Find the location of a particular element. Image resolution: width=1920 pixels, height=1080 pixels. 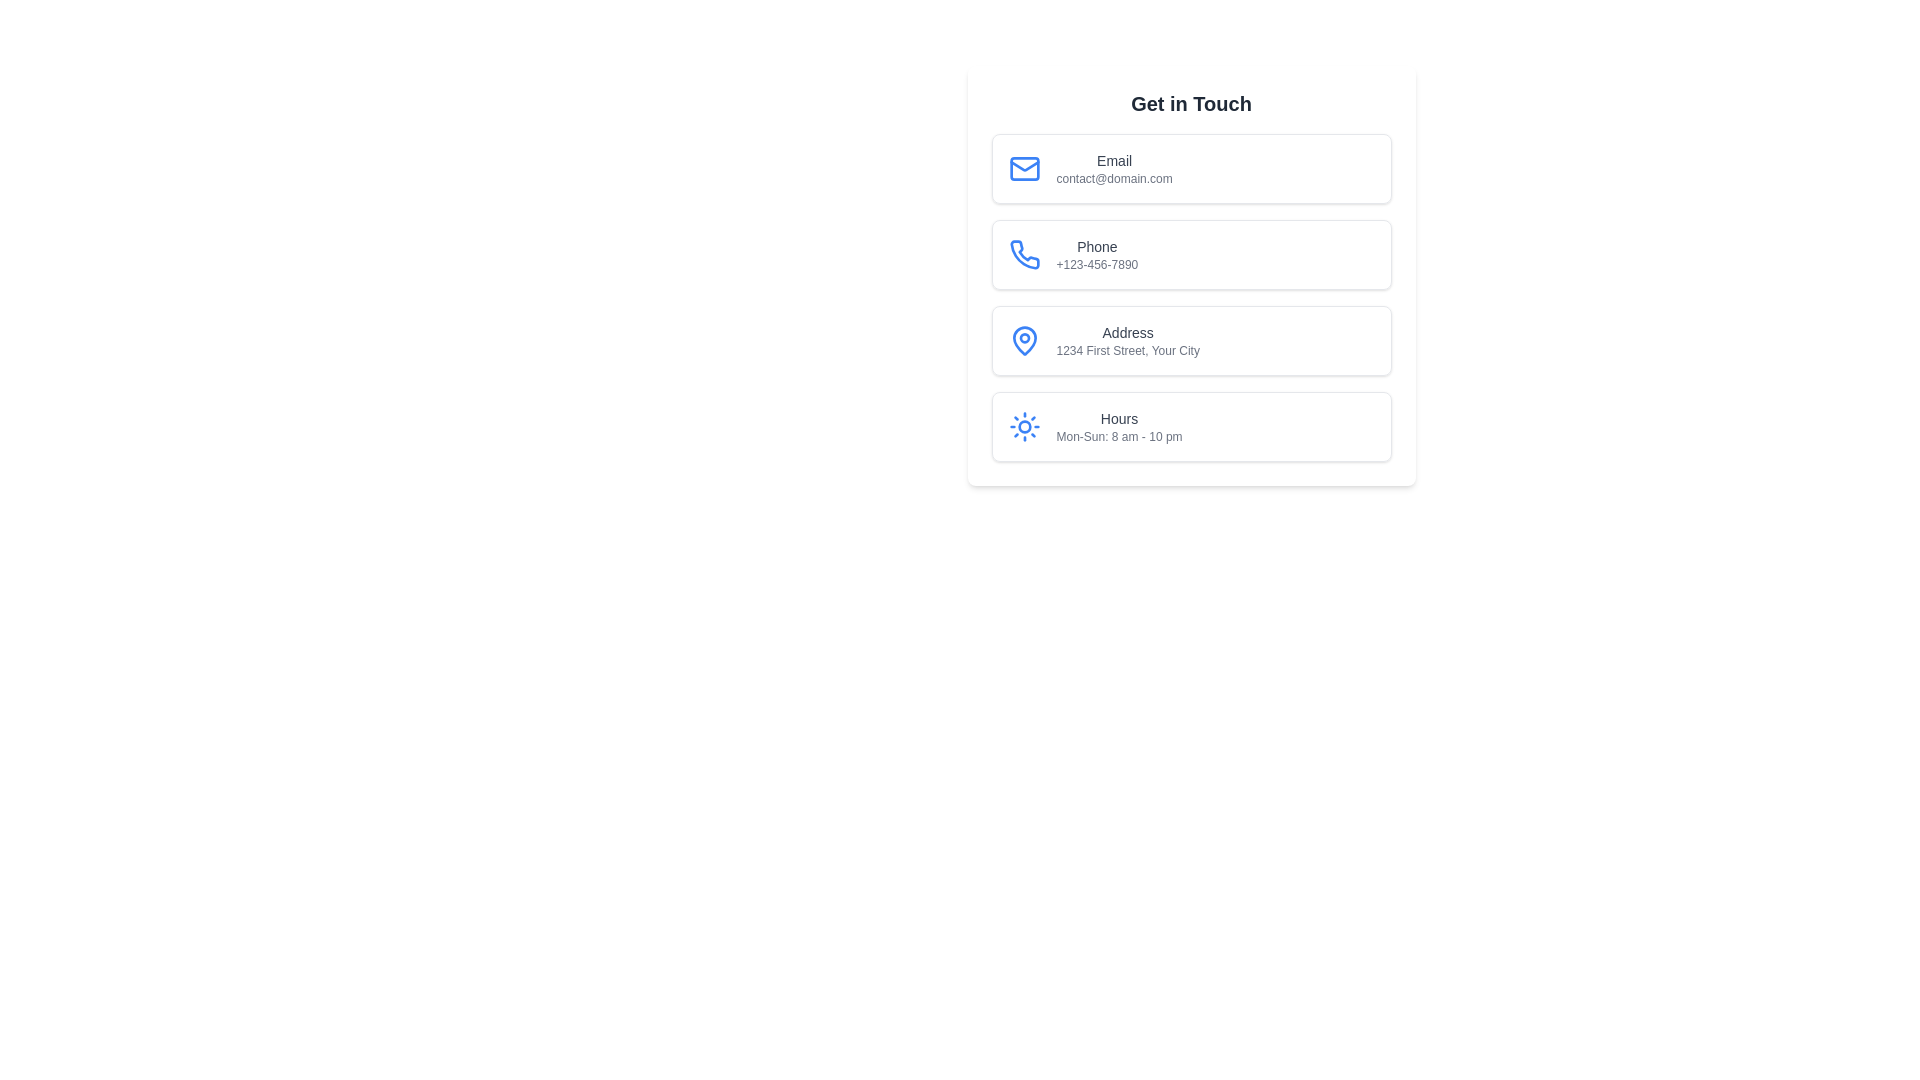

the first Informational Card displaying email contact details in the 'Get in Touch' section is located at coordinates (1191, 168).